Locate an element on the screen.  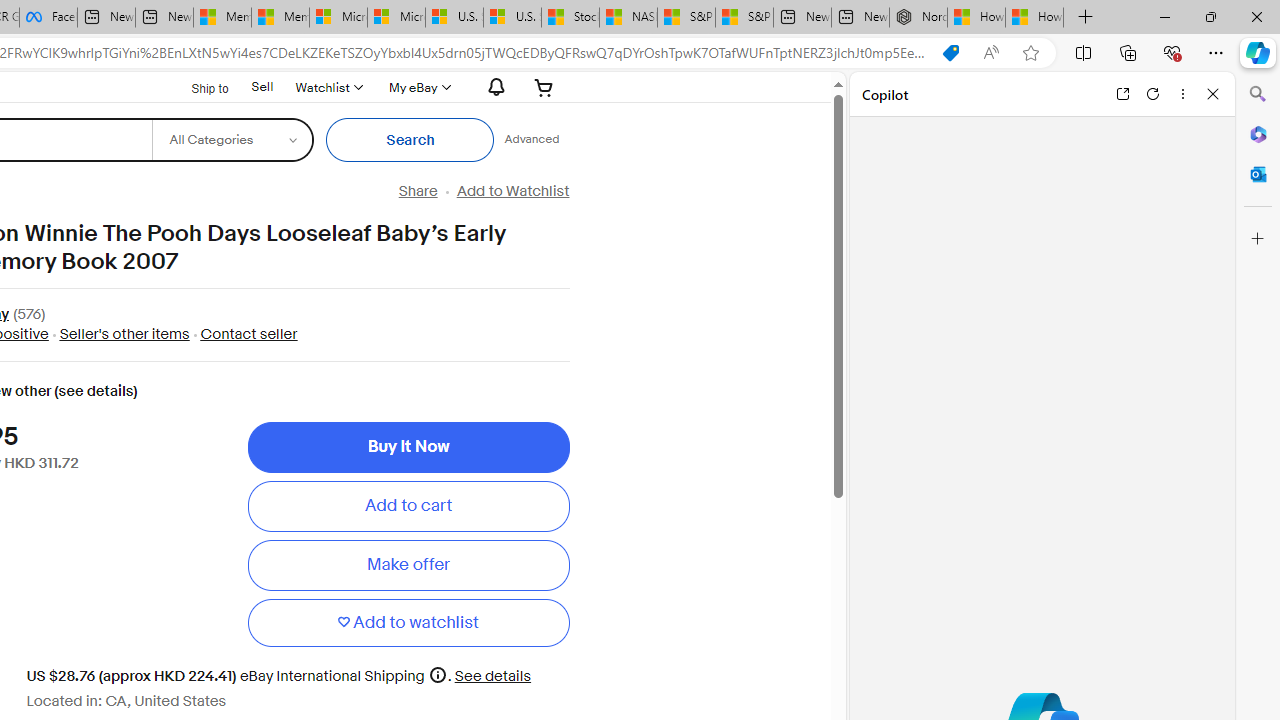
'See details for shipping' is located at coordinates (493, 675).